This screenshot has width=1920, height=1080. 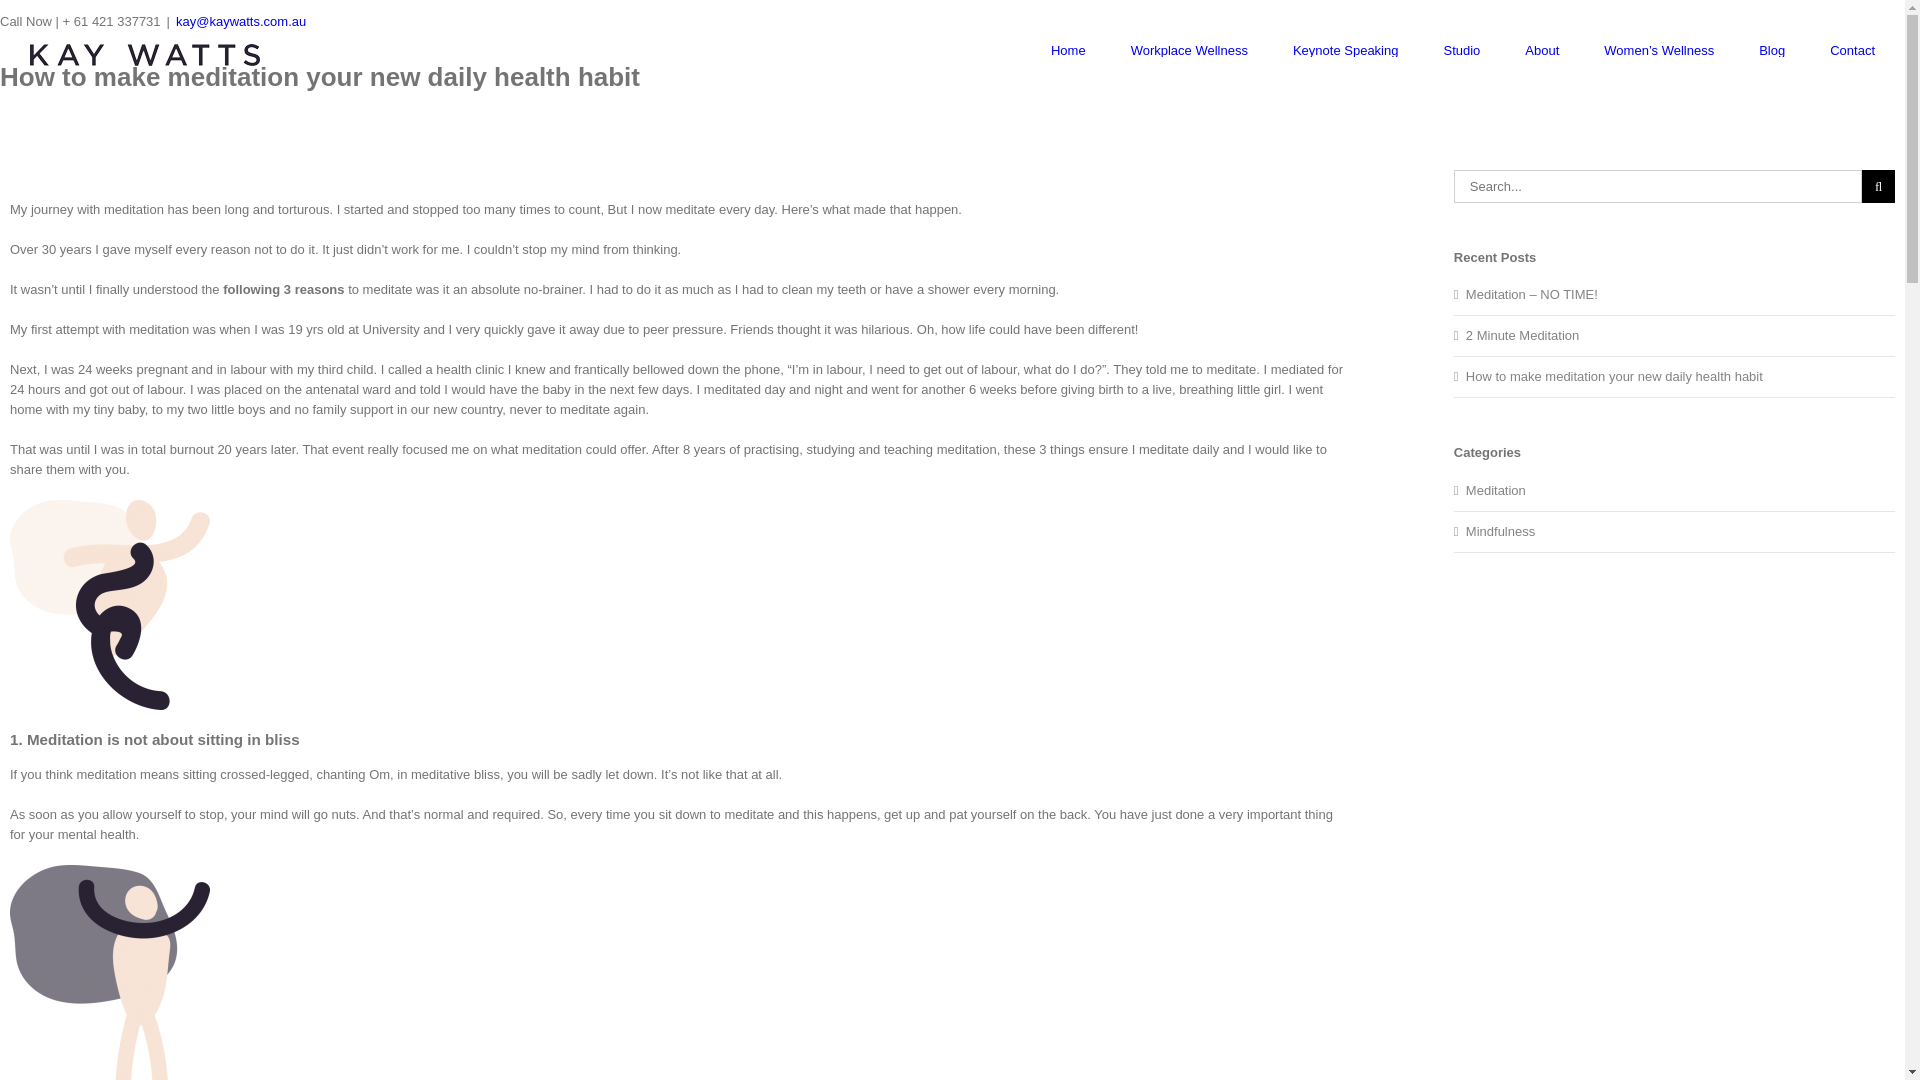 I want to click on 'Keynote Speaking', so click(x=1292, y=49).